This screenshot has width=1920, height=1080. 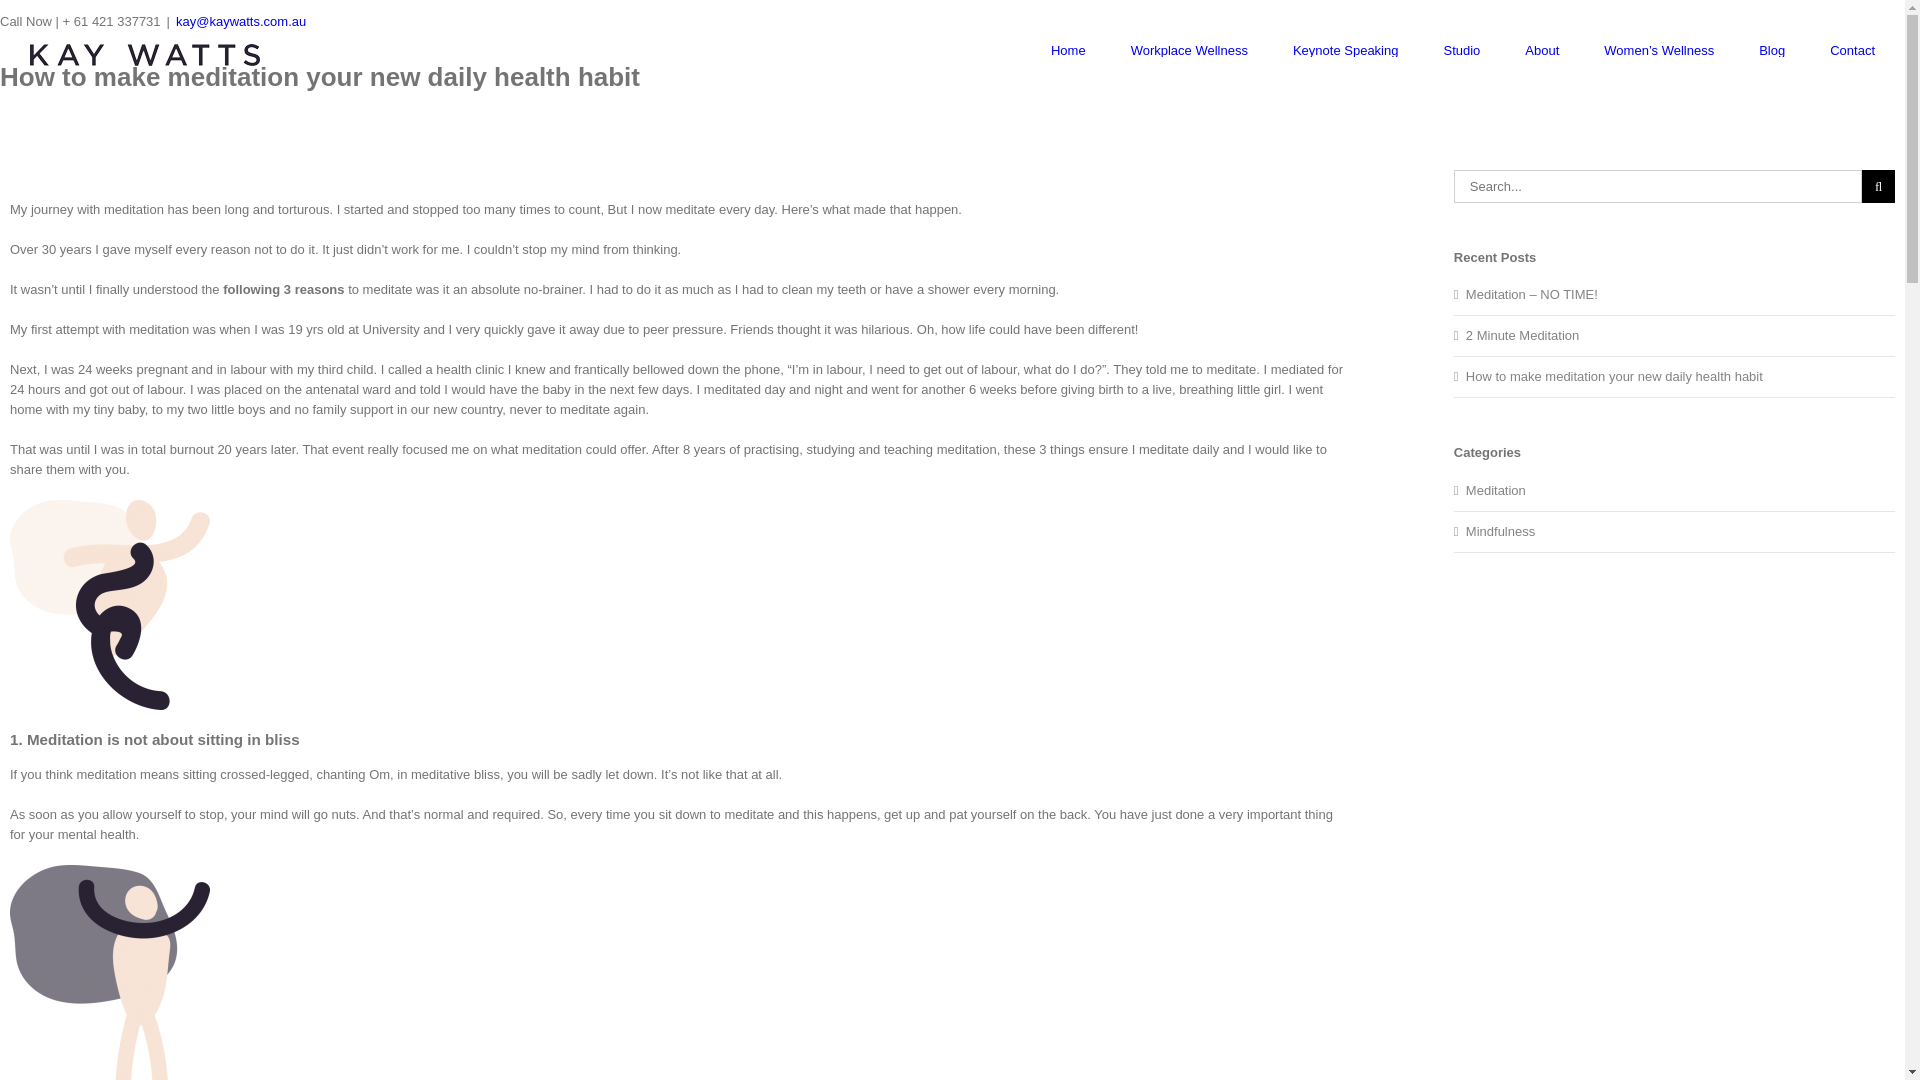 I want to click on 'Keynote Speaking', so click(x=1292, y=49).